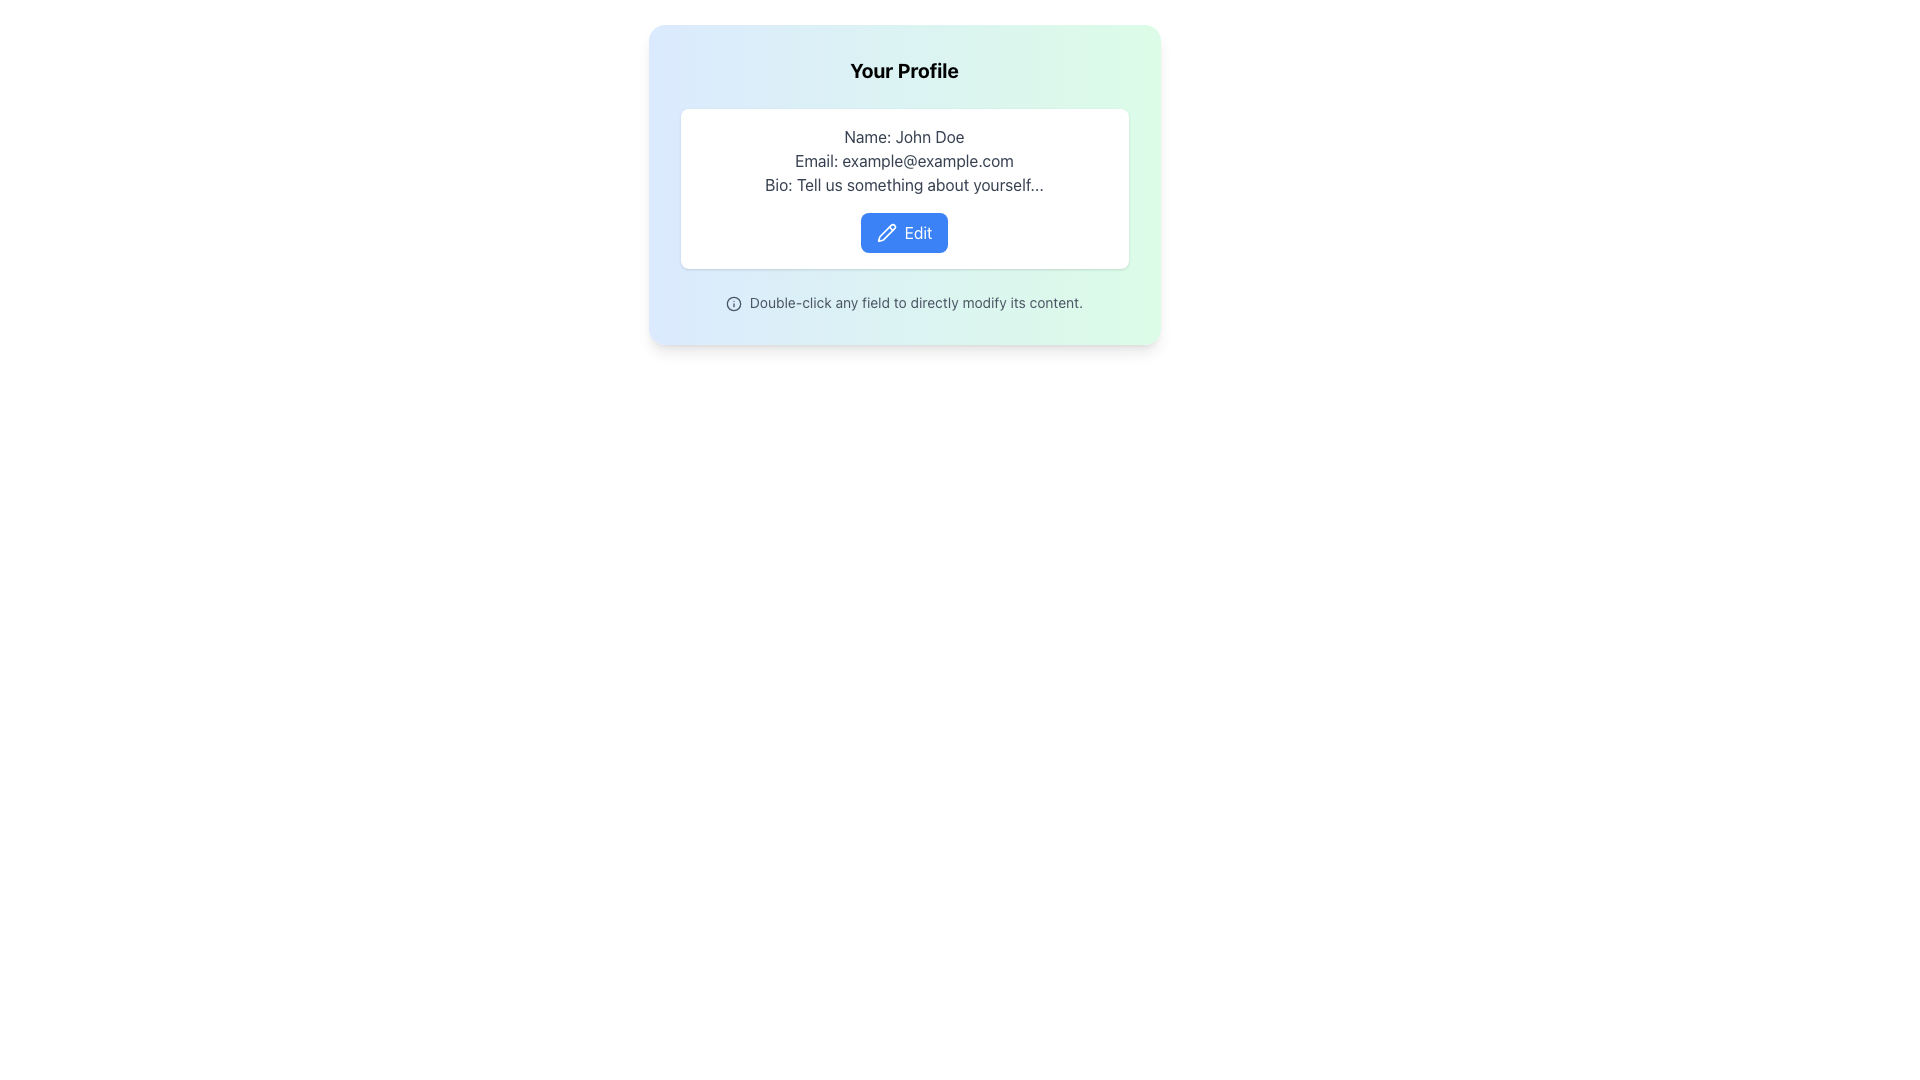  What do you see at coordinates (903, 303) in the screenshot?
I see `the informative text located at the bottom of the card UI component, just below the 'Edit' button, to trigger any potential tooltip` at bounding box center [903, 303].